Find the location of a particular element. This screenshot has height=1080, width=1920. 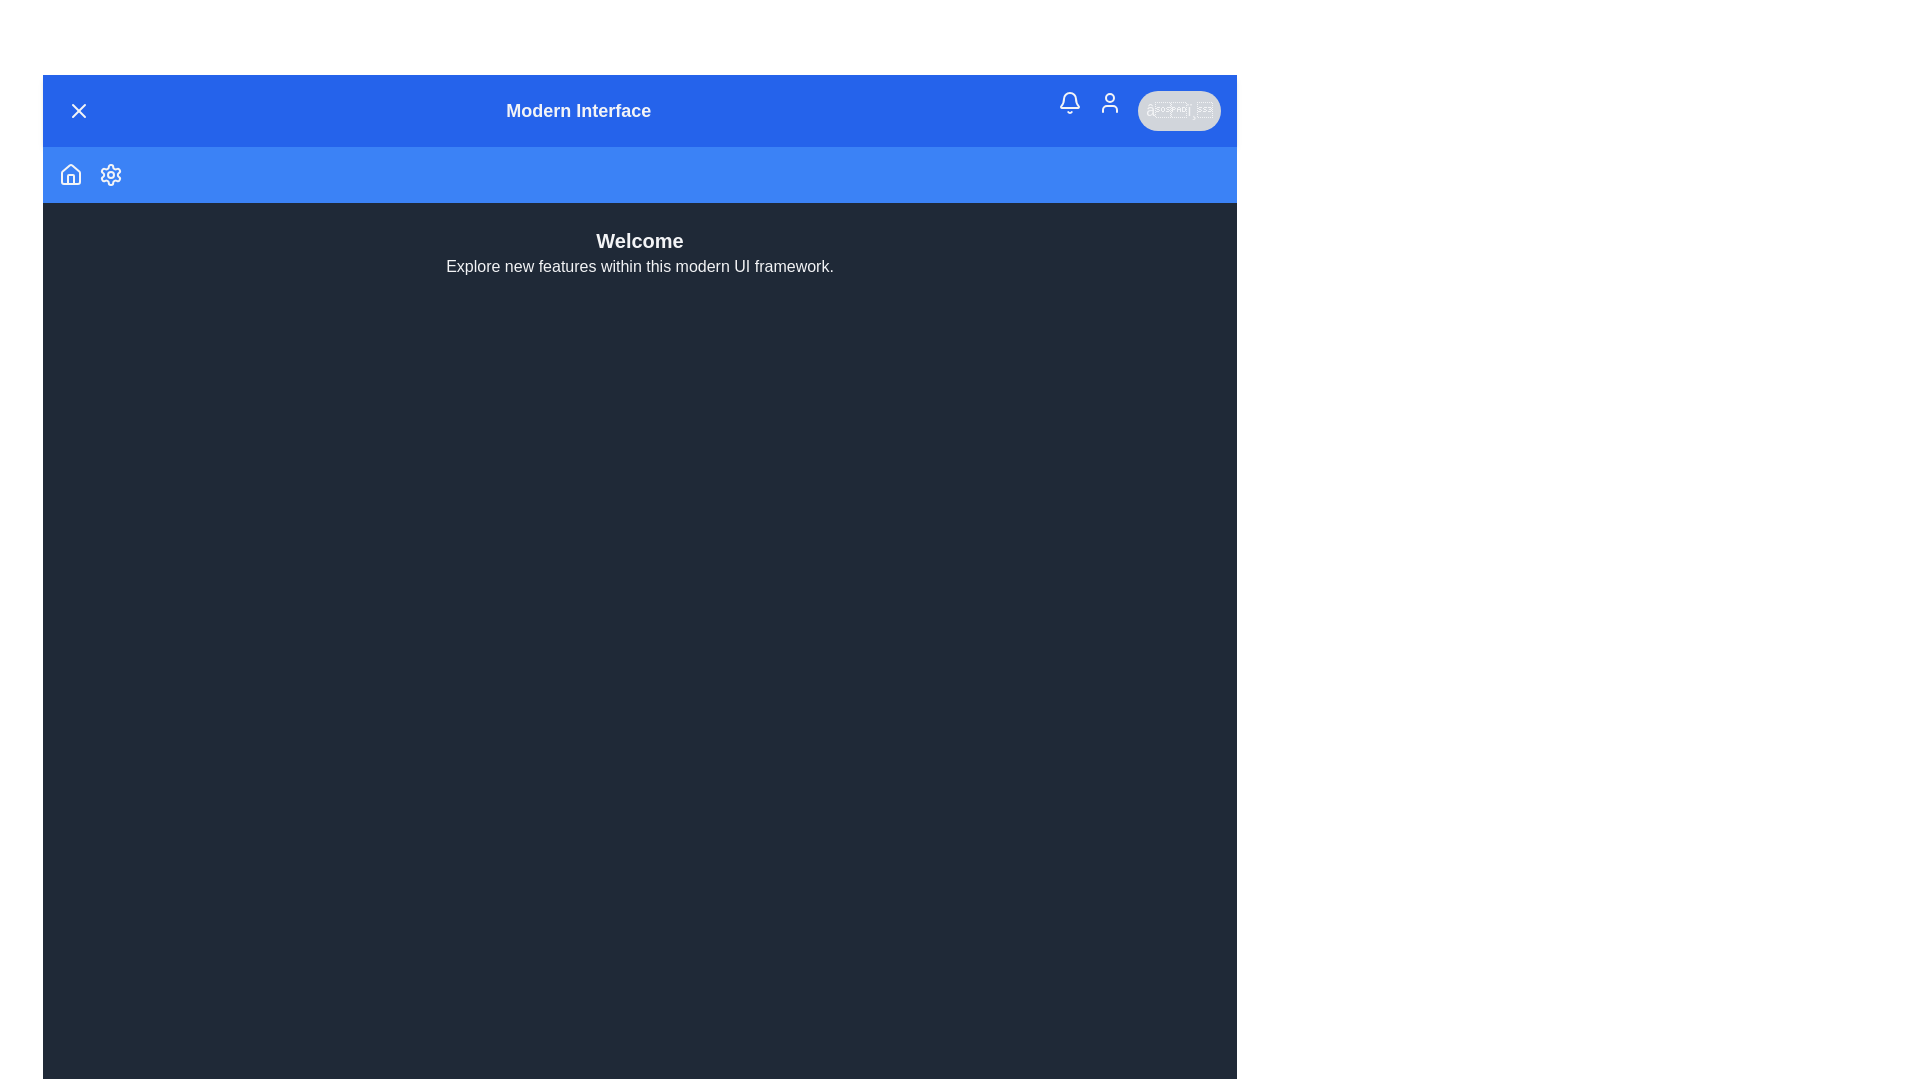

the user profile icon is located at coordinates (1108, 103).